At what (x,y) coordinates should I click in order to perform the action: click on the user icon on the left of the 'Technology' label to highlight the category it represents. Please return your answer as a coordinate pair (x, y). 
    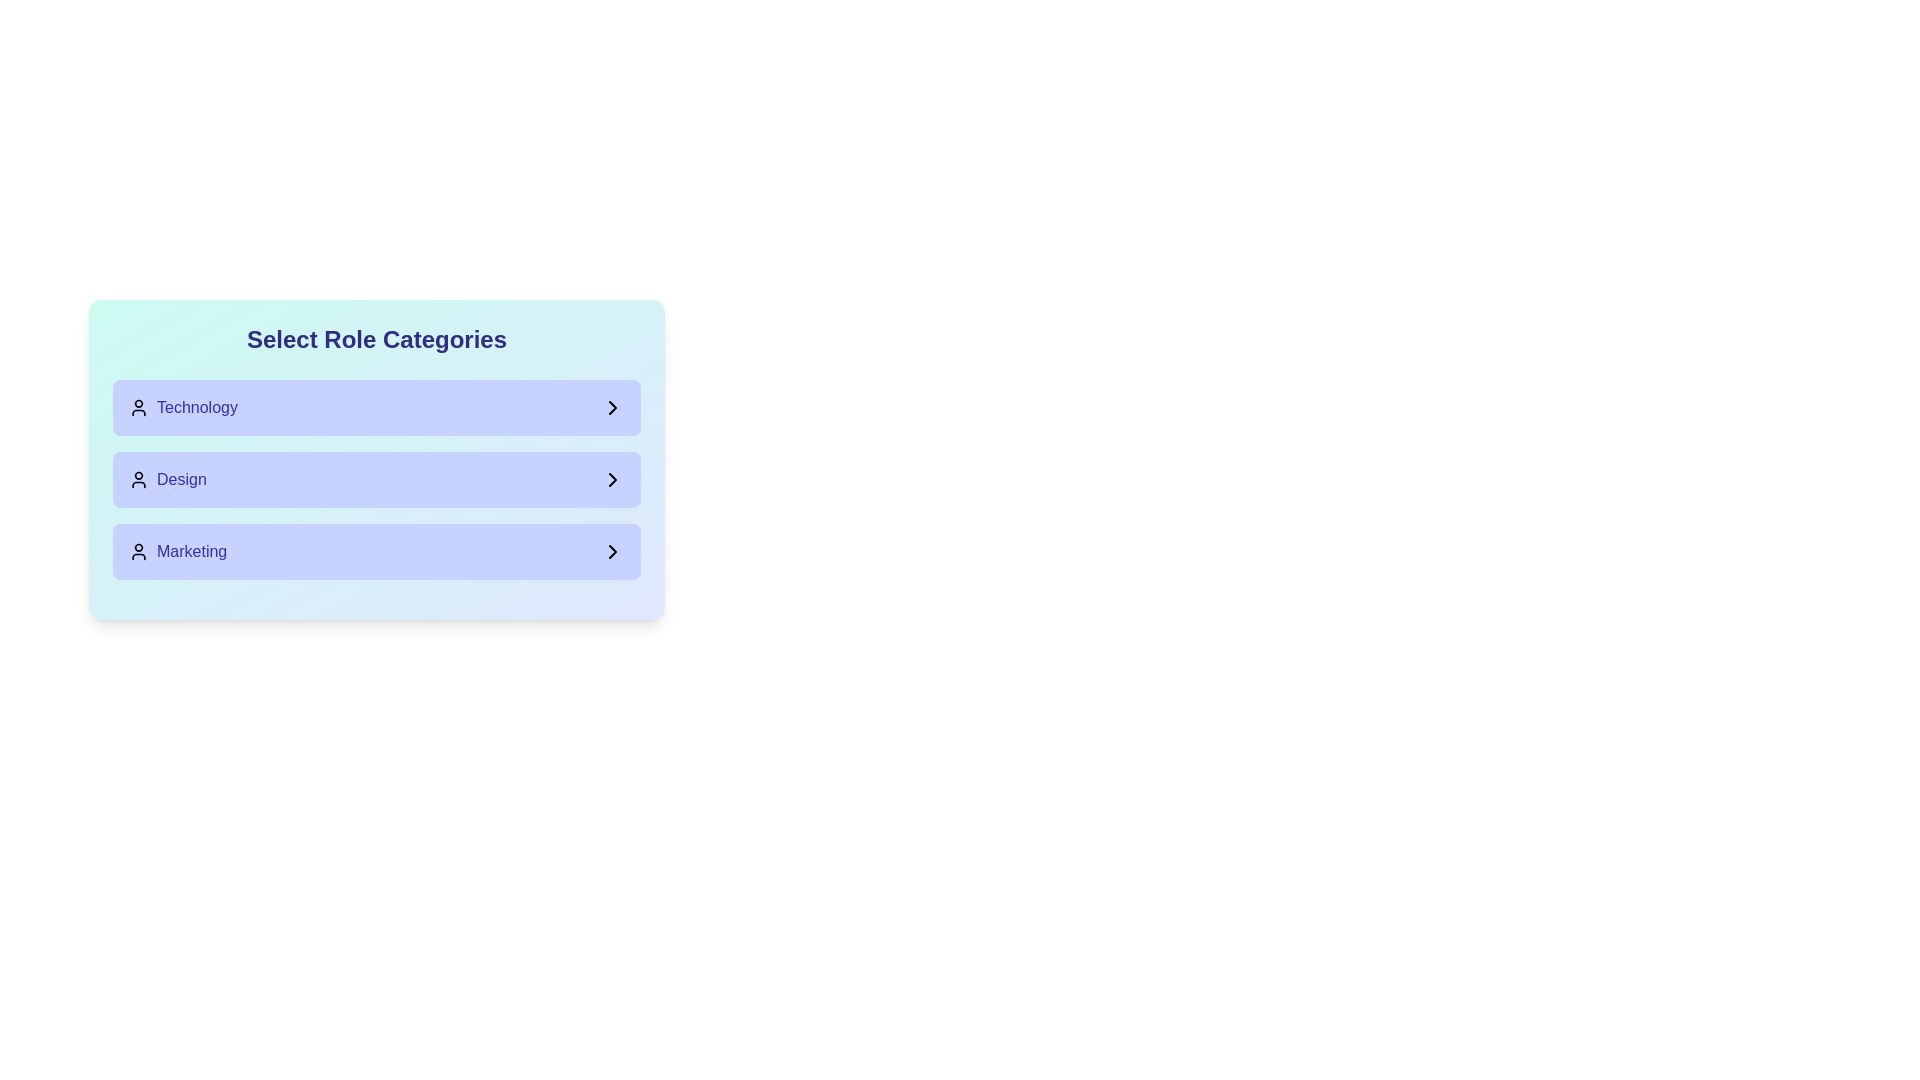
    Looking at the image, I should click on (138, 407).